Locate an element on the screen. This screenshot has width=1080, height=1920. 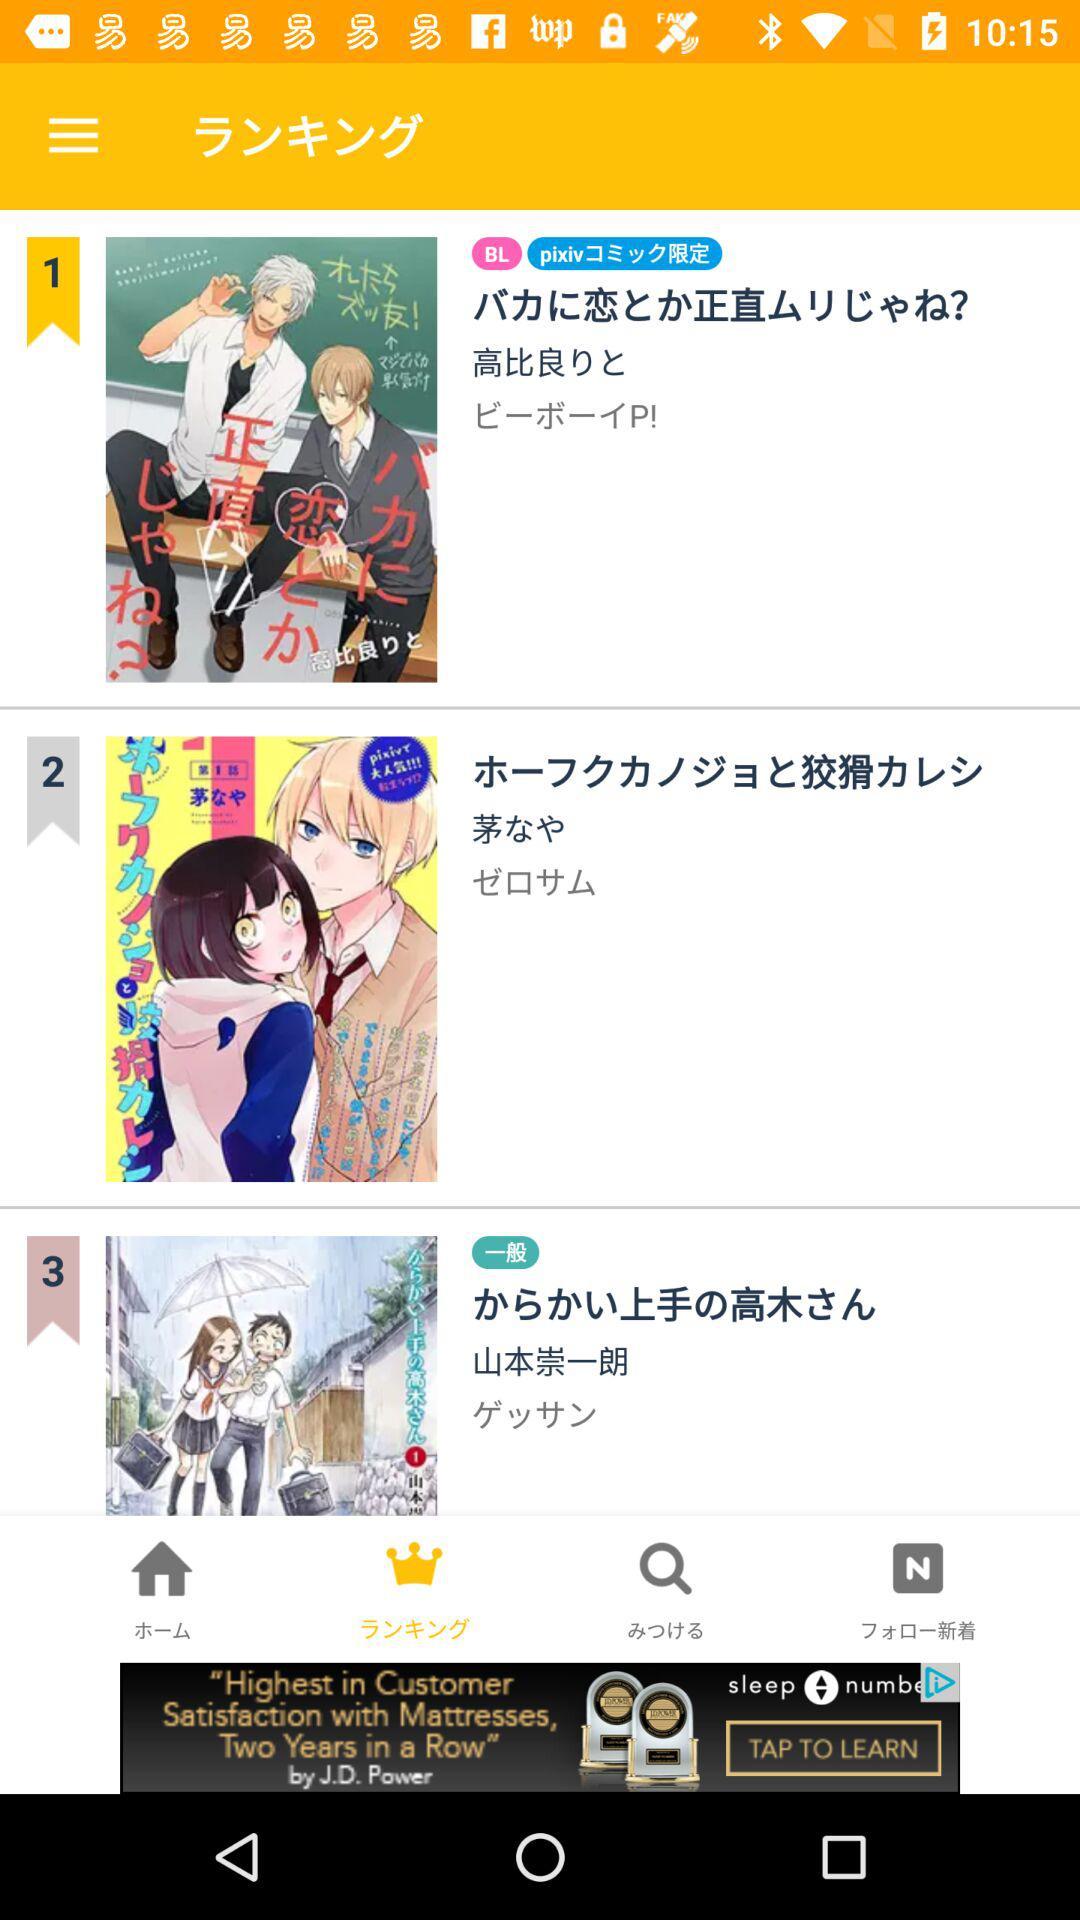
the number 1 is located at coordinates (52, 293).